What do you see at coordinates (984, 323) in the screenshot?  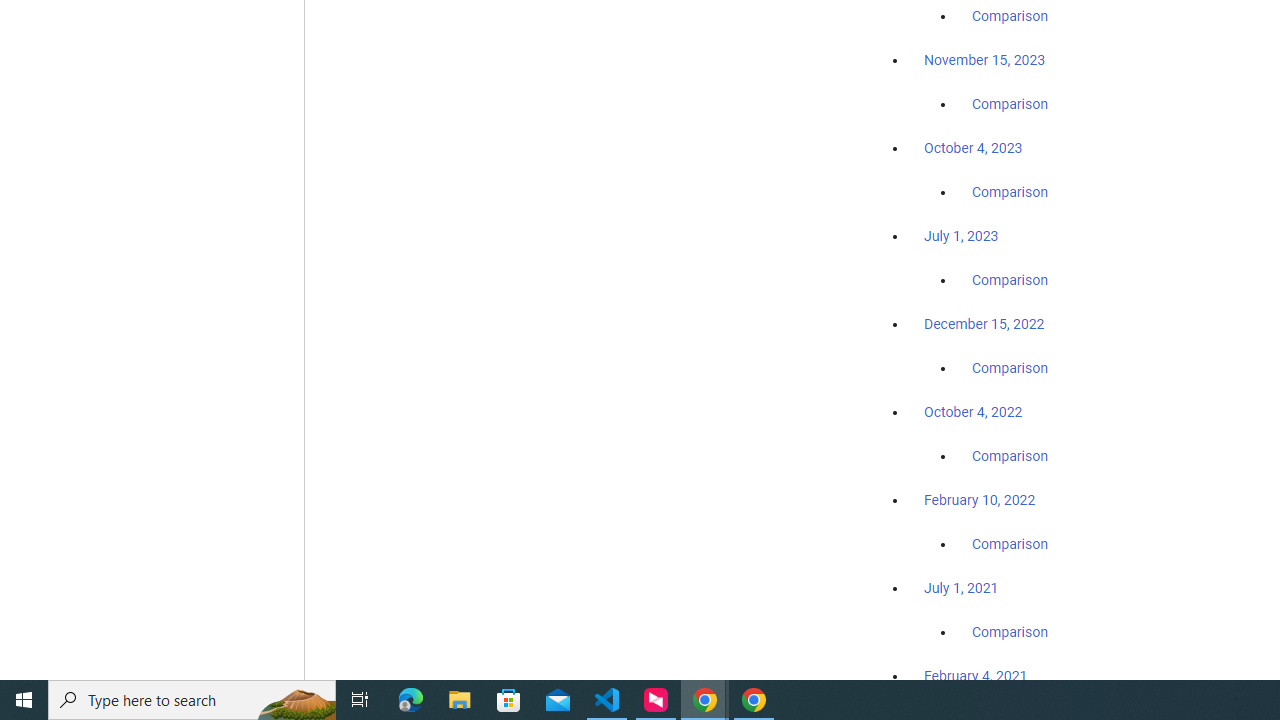 I see `'December 15, 2022'` at bounding box center [984, 323].